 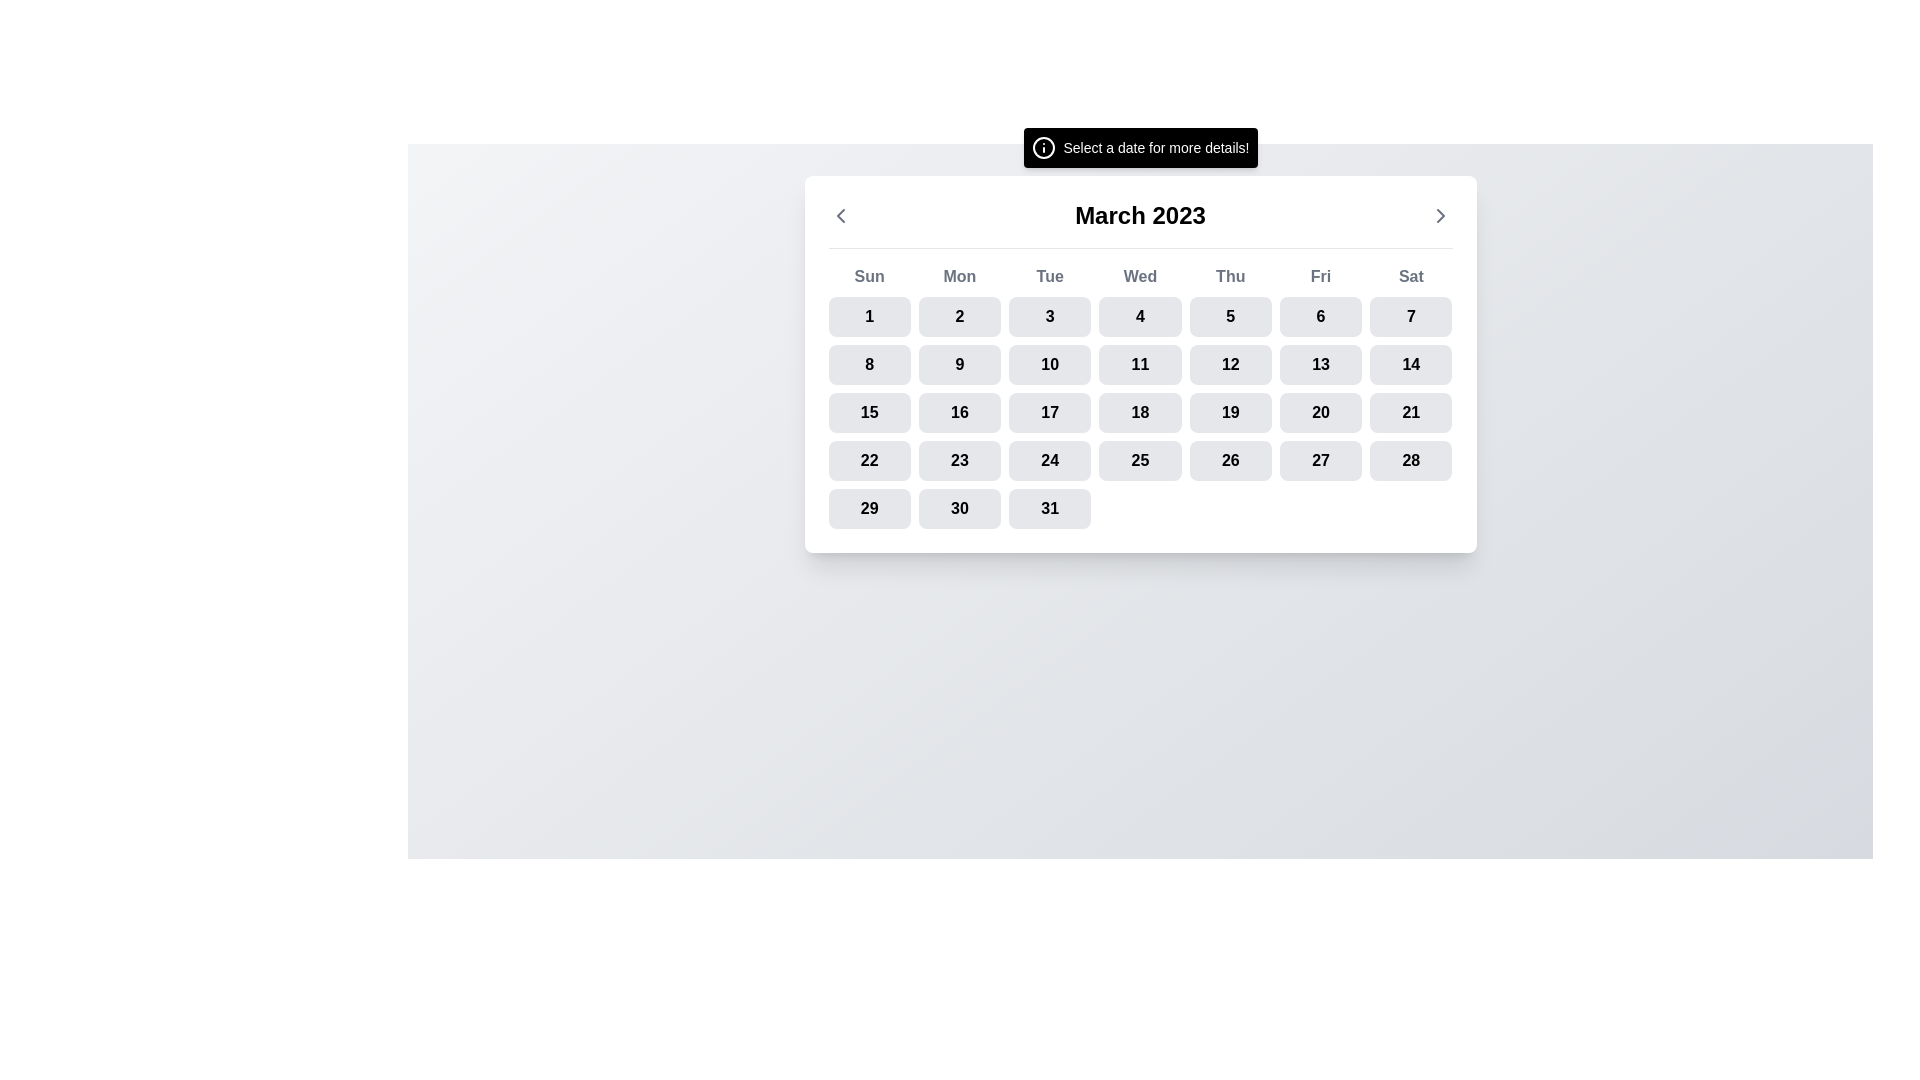 I want to click on the Day slot representing the 5th of the displayed month in the calendar, located under the 'Thu' header, so click(x=1229, y=315).